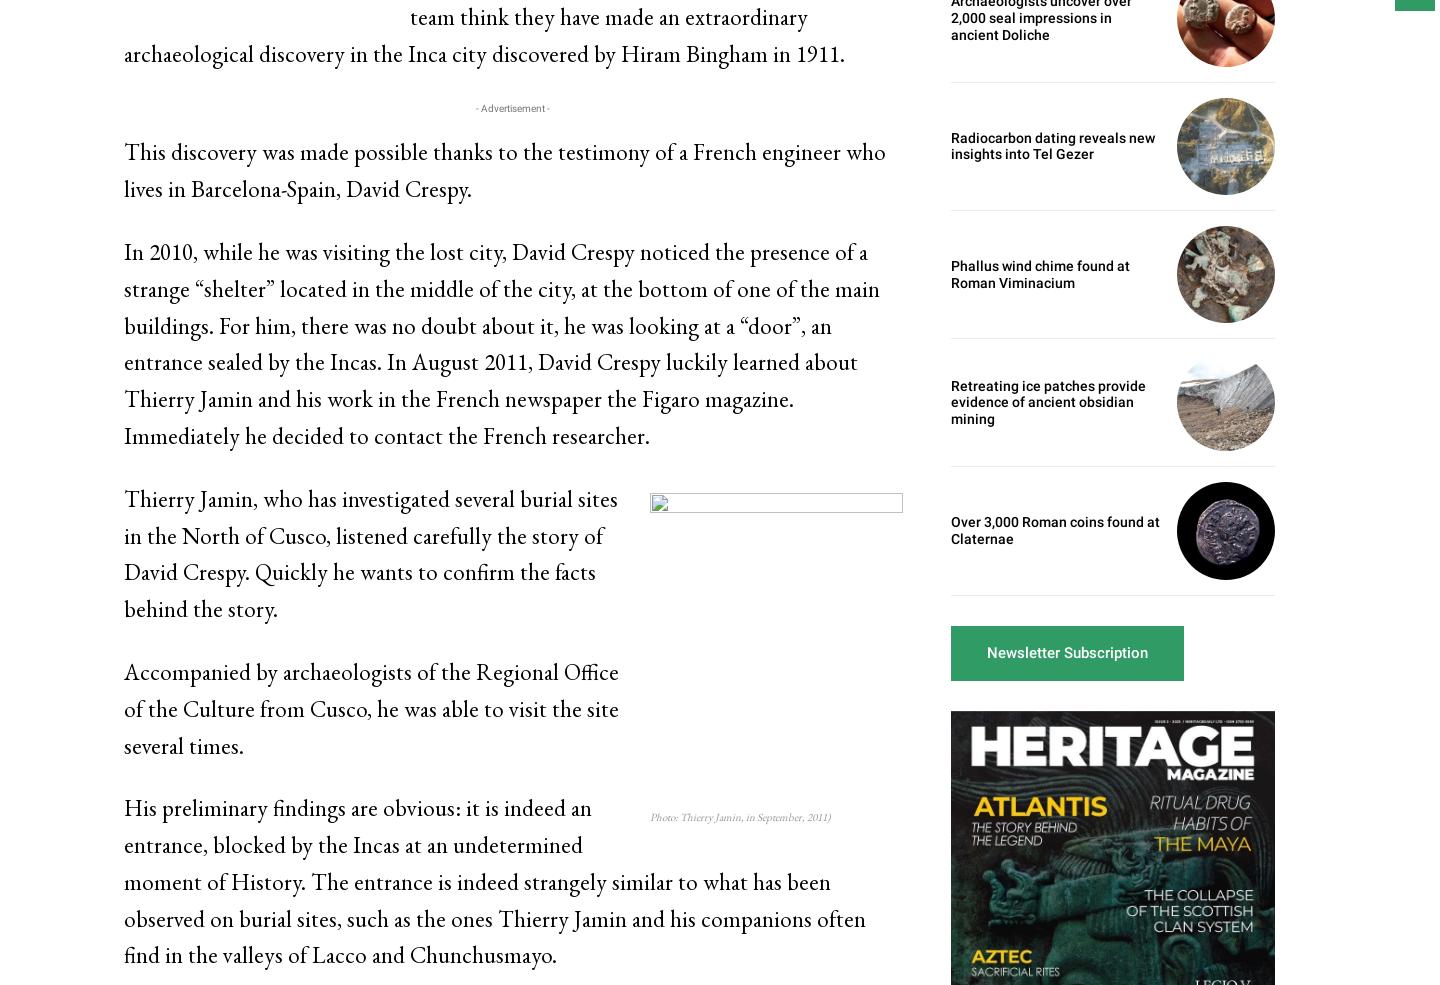 Image resolution: width=1440 pixels, height=985 pixels. What do you see at coordinates (122, 553) in the screenshot?
I see `'Thierry Jamin, who has investigated several burial sites in the North of Cusco, listened carefully the story of David Crespy. Quickly he wants to confirm the facts behind the story.'` at bounding box center [122, 553].